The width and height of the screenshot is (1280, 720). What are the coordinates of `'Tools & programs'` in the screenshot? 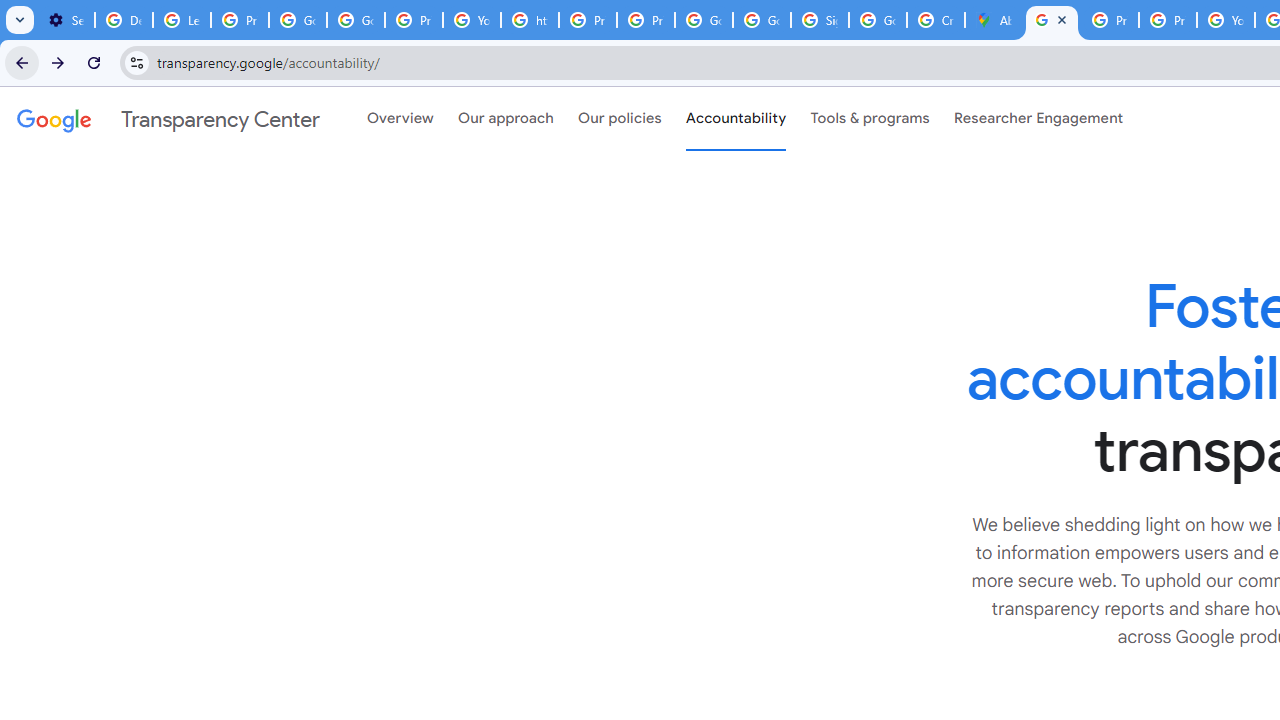 It's located at (869, 119).